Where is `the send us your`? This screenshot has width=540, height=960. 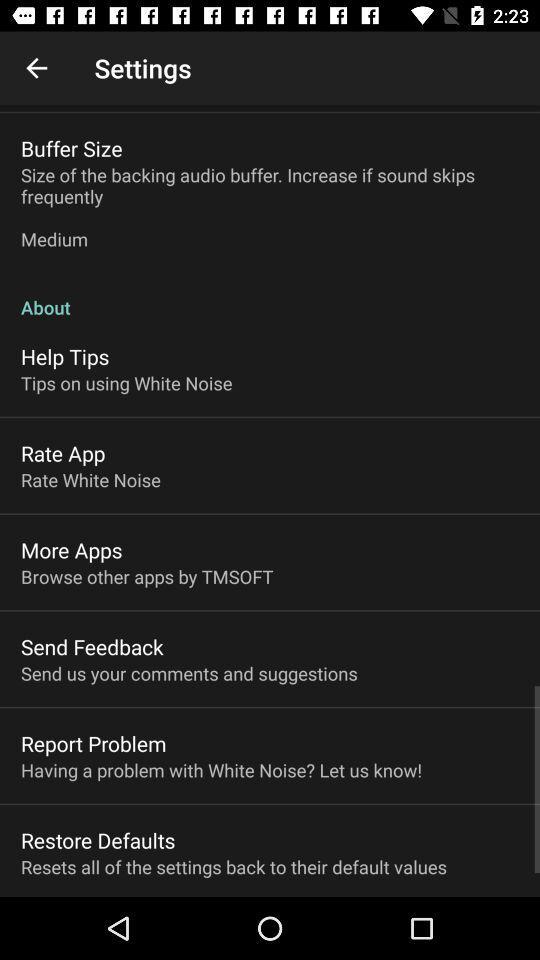 the send us your is located at coordinates (189, 673).